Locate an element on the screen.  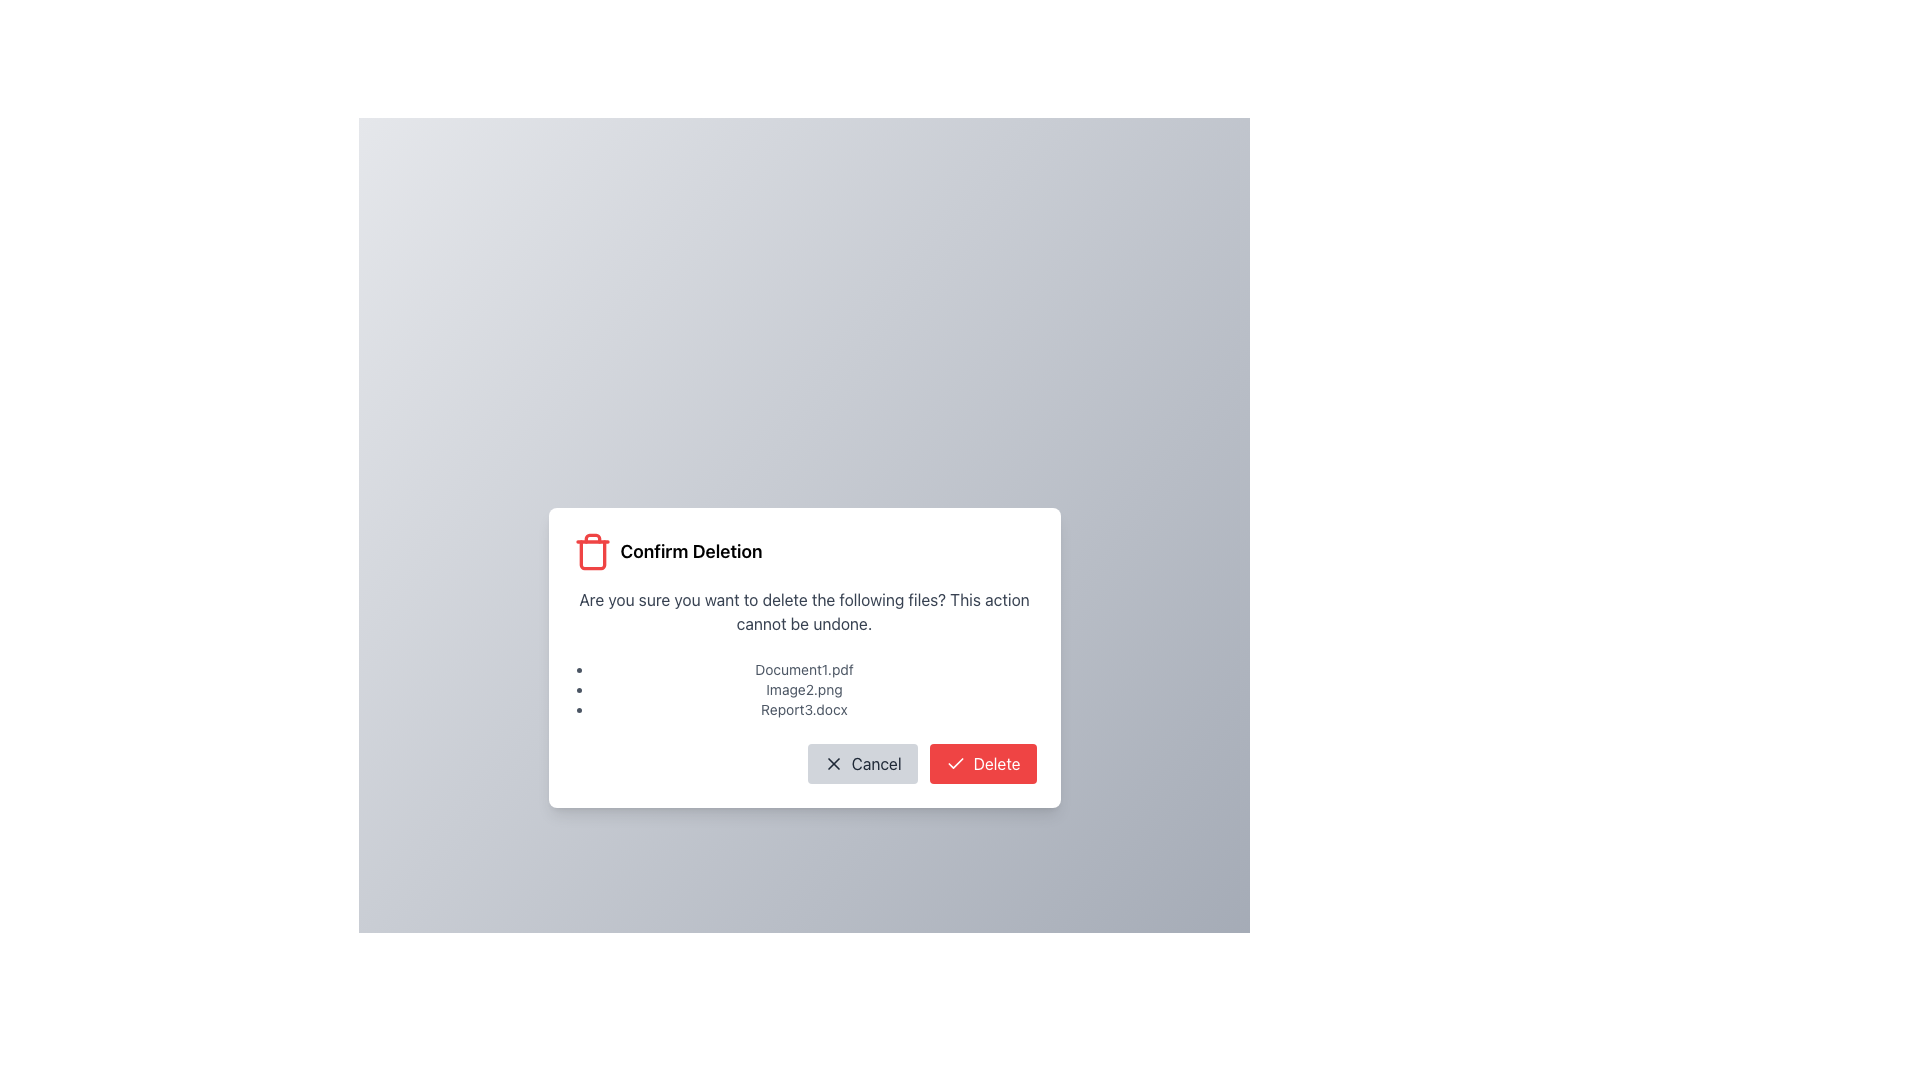
the red 'Delete' button with white text and a checkmark icon, located in the bottom right of the modal window, to trigger a visual state change is located at coordinates (983, 763).